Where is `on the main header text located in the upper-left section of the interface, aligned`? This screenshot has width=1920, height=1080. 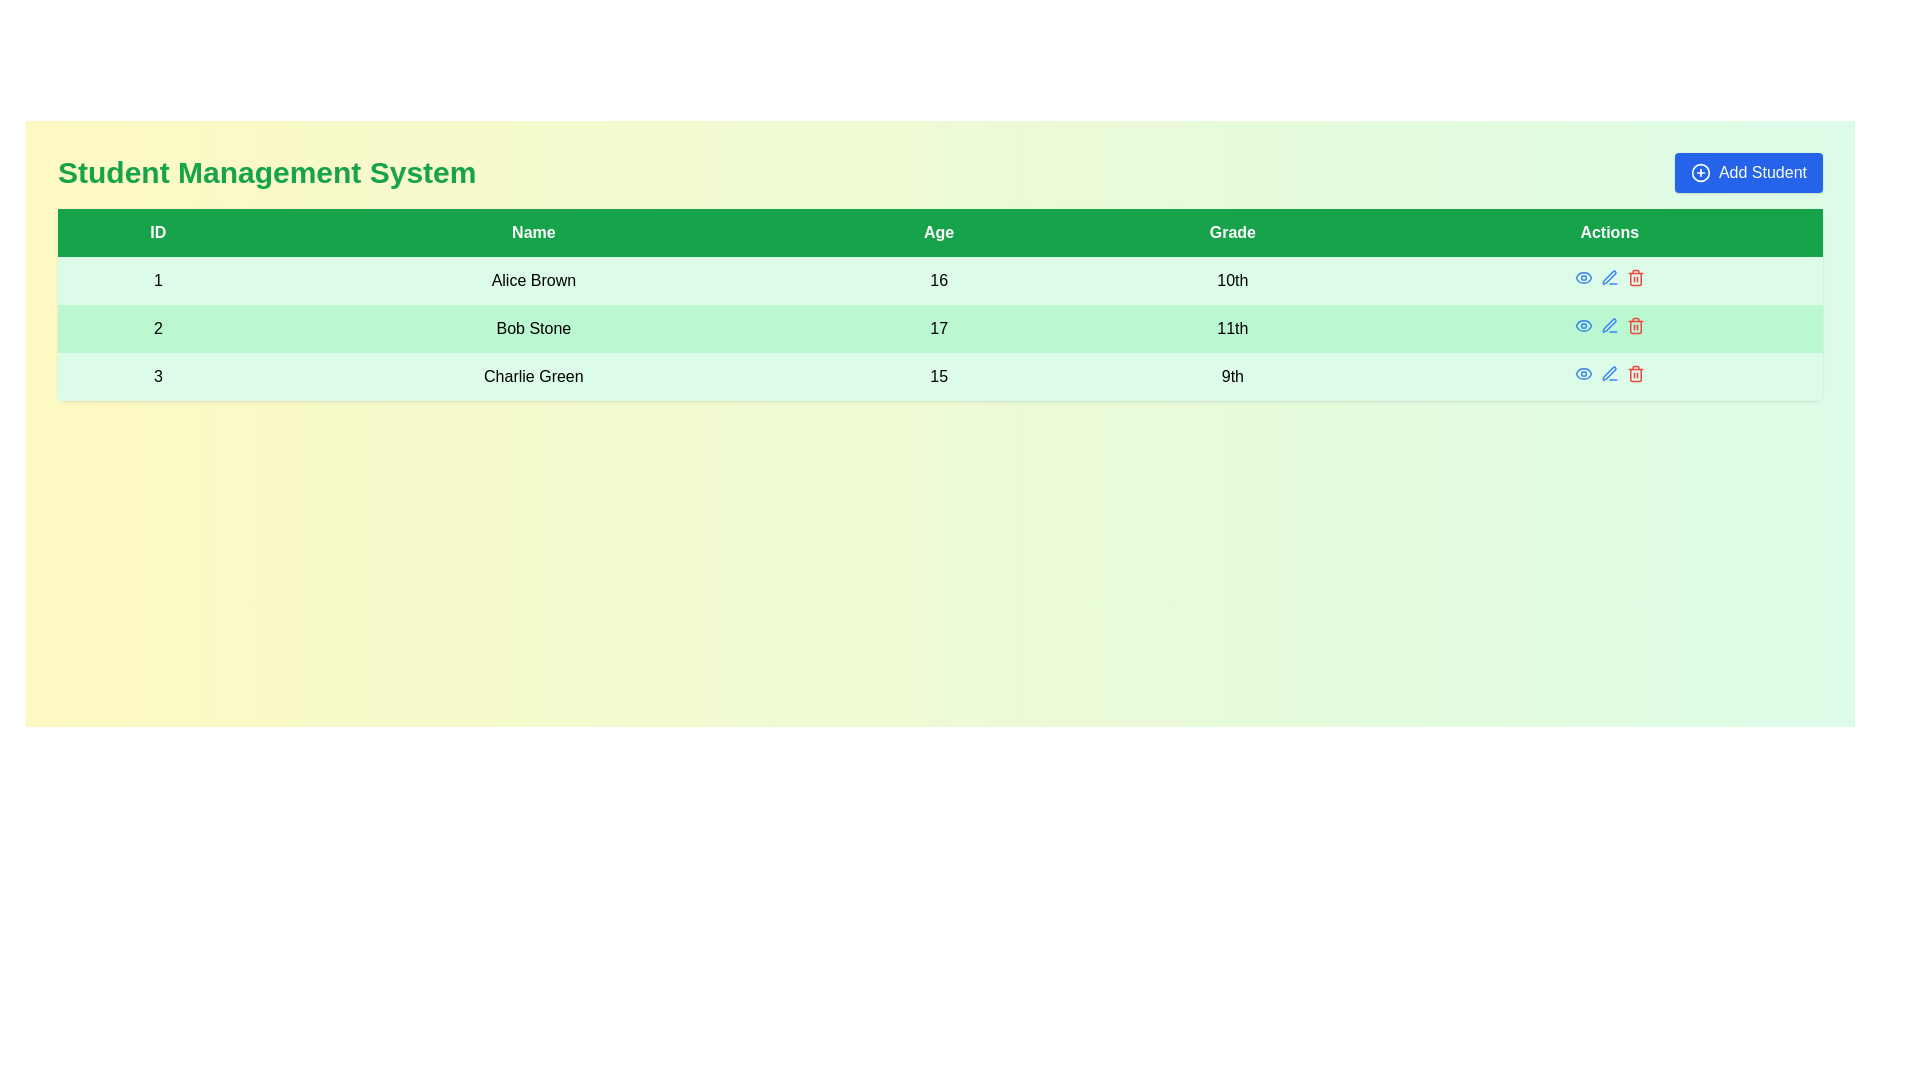
on the main header text located in the upper-left section of the interface, aligned is located at coordinates (266, 172).